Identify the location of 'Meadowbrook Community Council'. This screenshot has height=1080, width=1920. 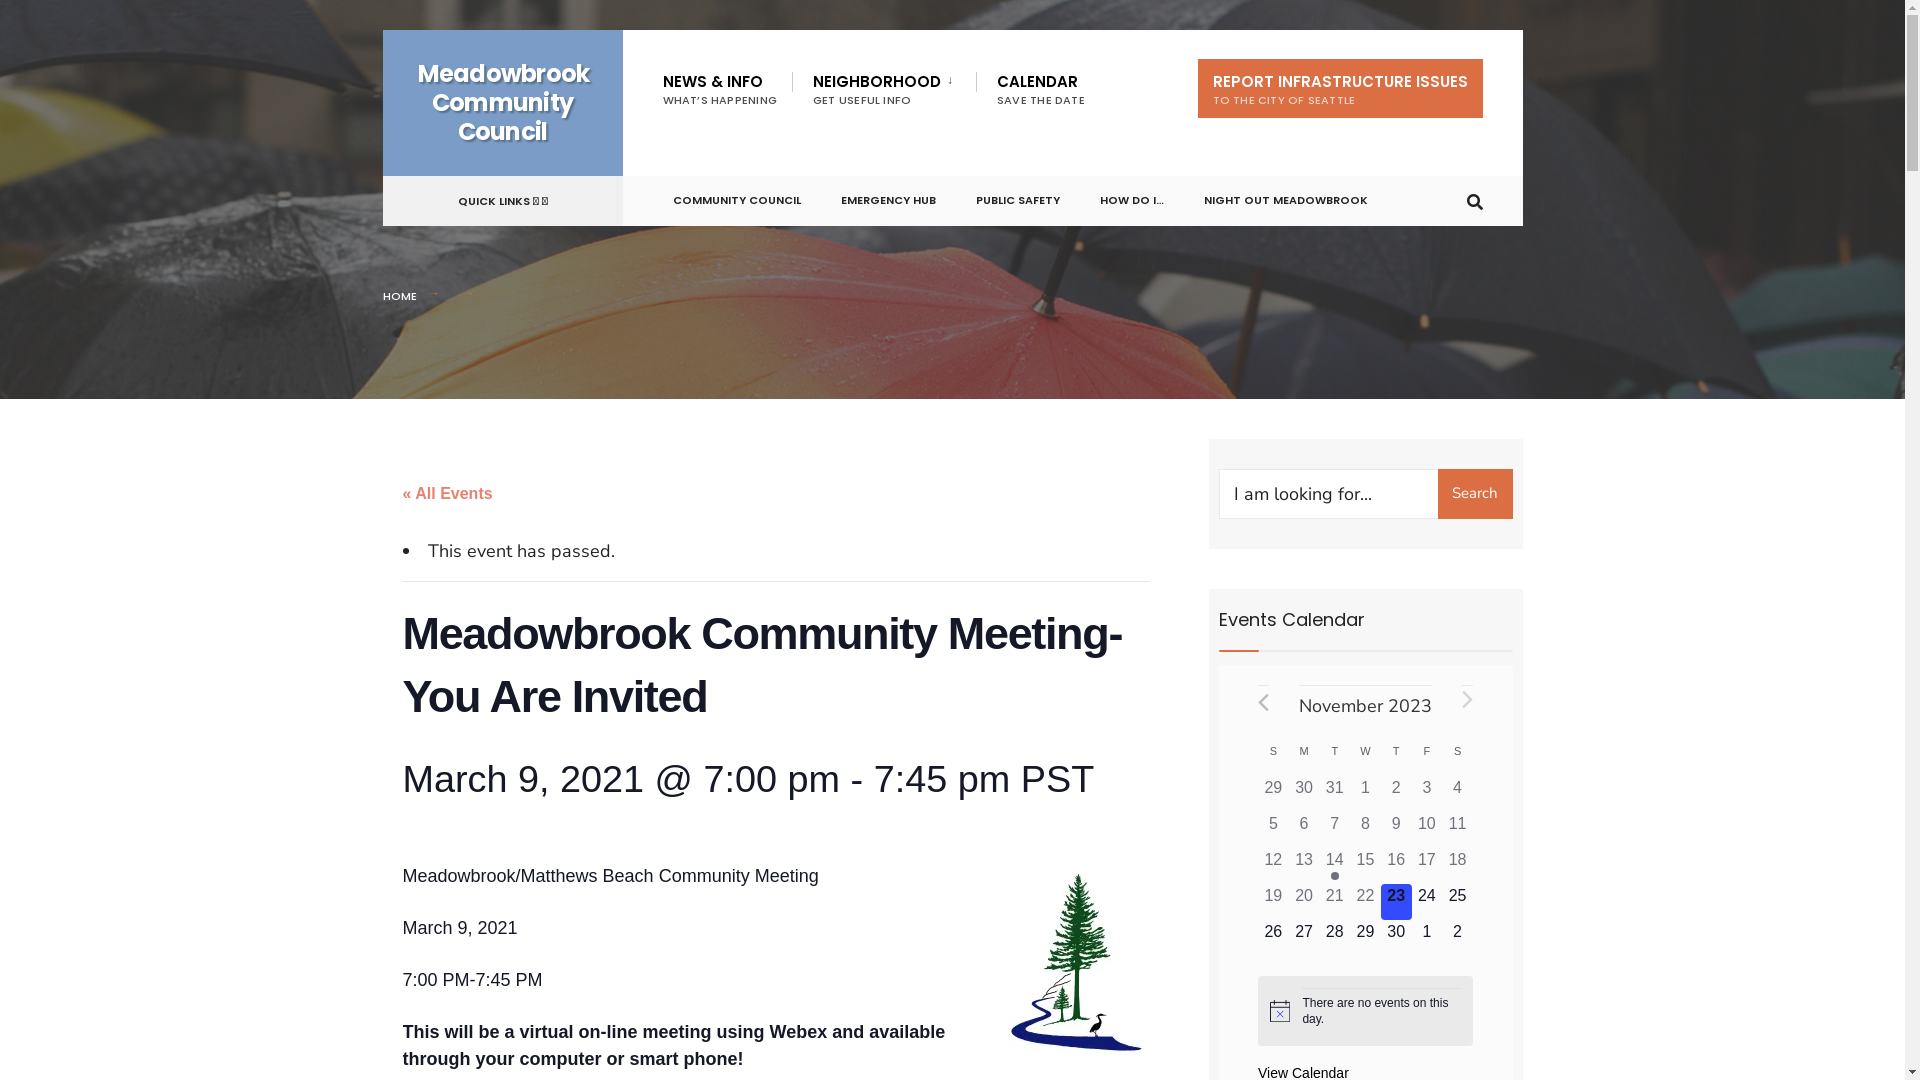
(504, 102).